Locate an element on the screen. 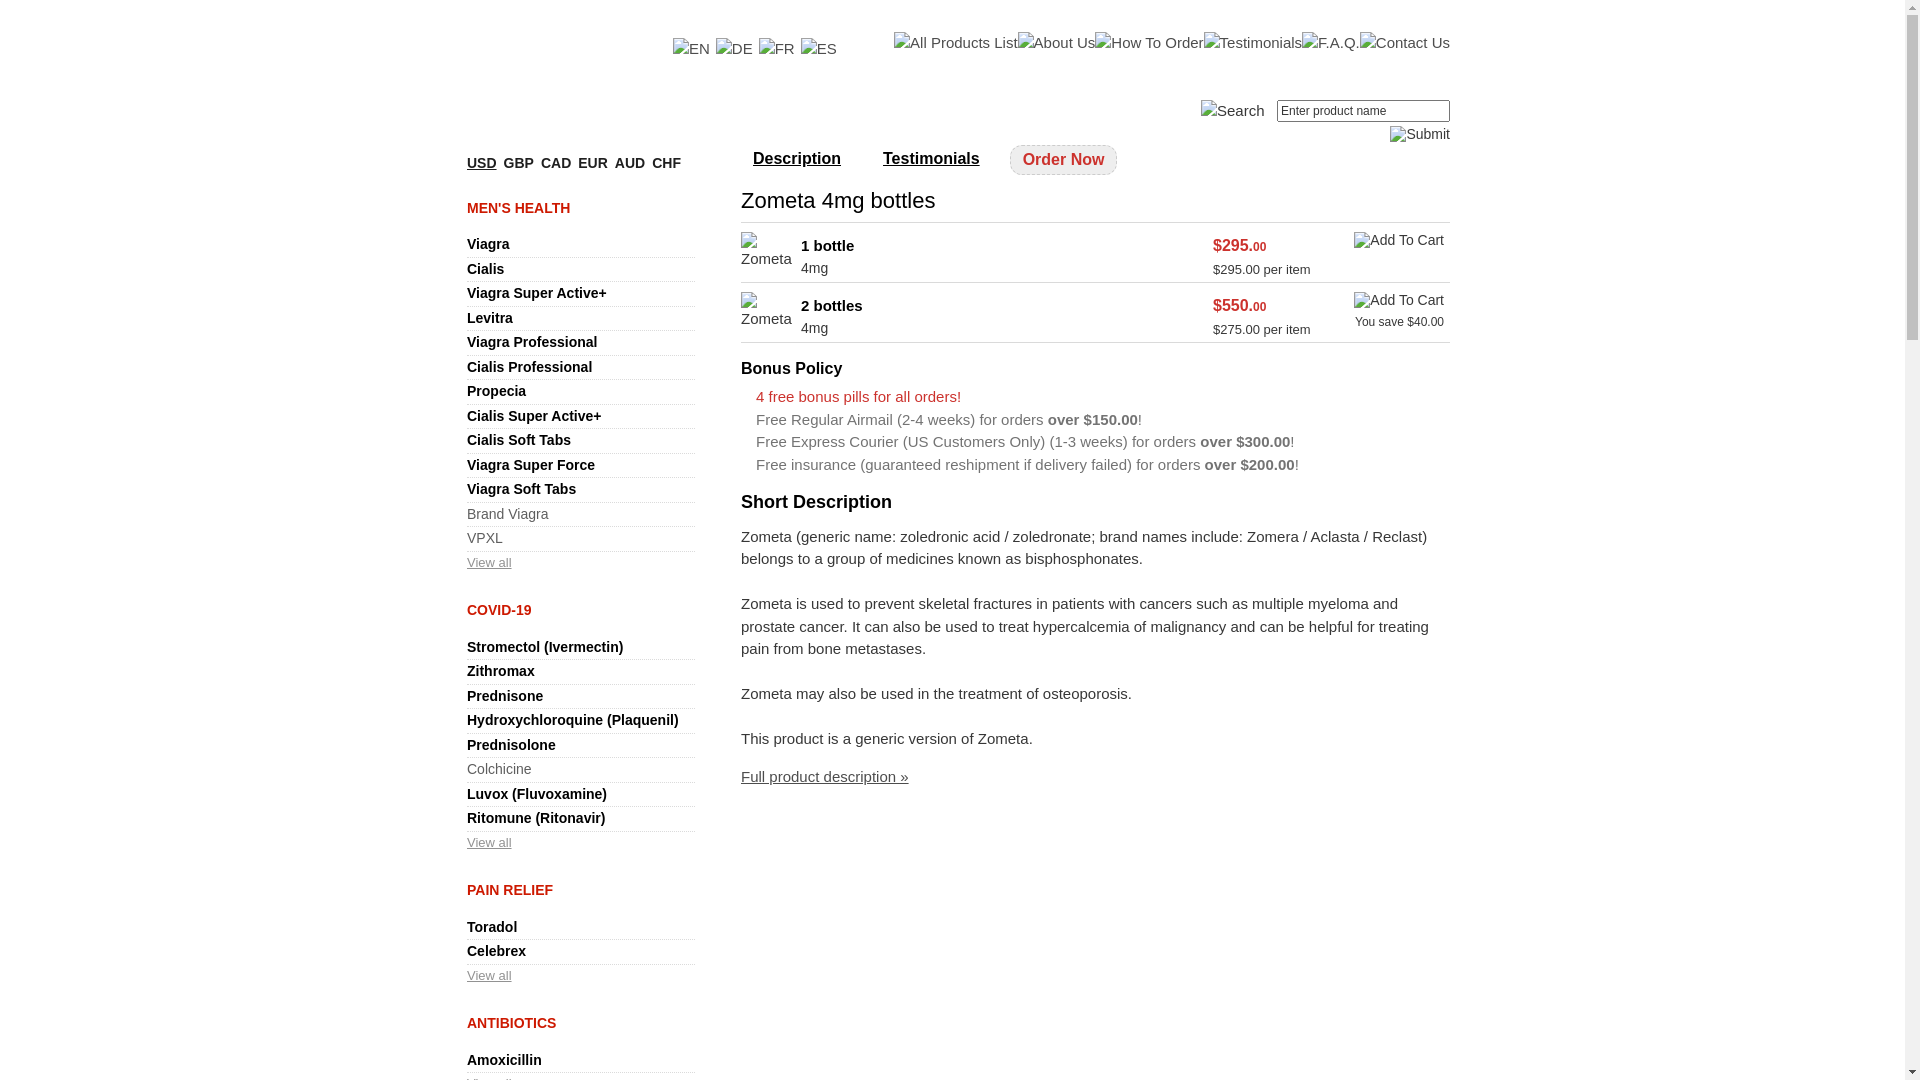 The width and height of the screenshot is (1920, 1080). 'EUR' is located at coordinates (592, 161).